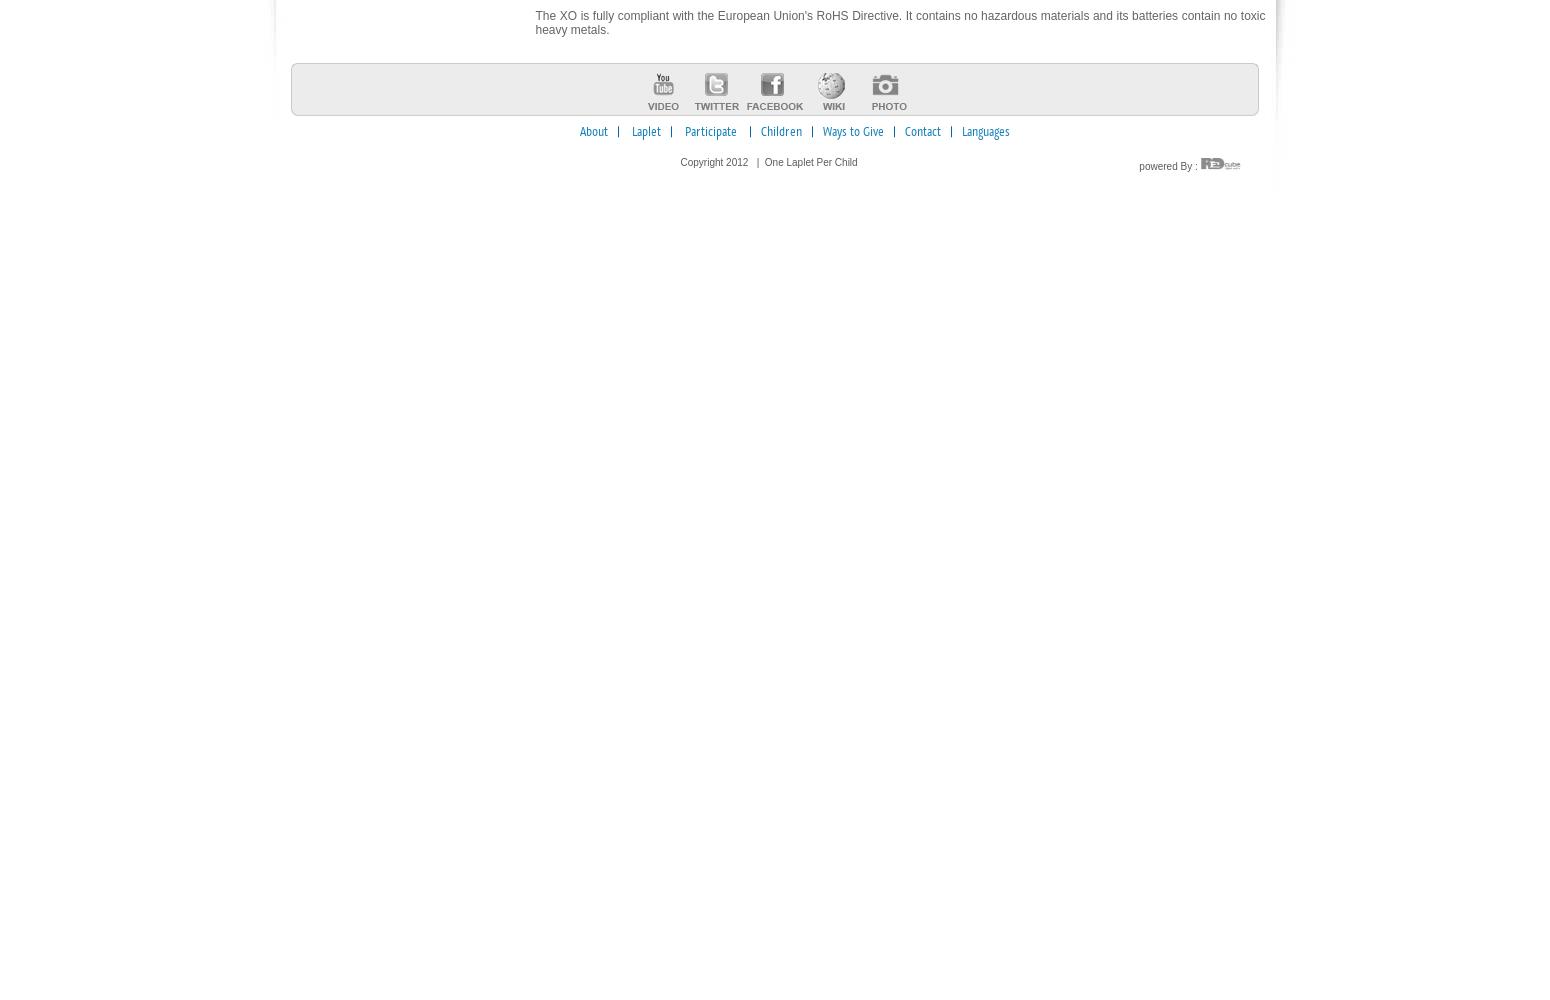  What do you see at coordinates (1137, 166) in the screenshot?
I see `'powered By :'` at bounding box center [1137, 166].